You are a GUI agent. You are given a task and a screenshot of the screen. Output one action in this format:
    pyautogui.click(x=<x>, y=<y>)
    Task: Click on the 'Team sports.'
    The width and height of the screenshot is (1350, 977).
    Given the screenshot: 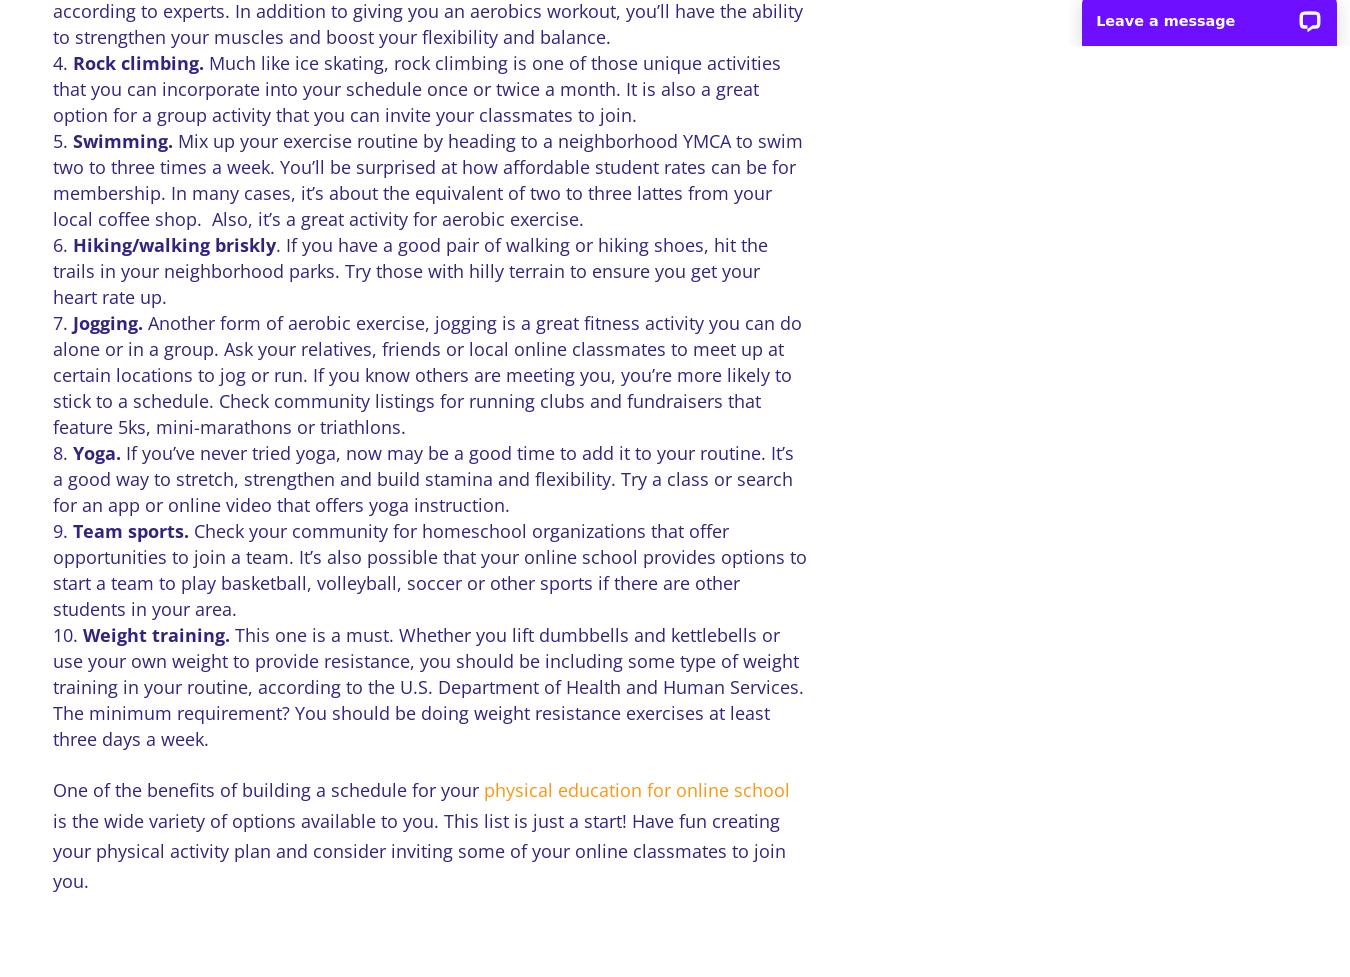 What is the action you would take?
    pyautogui.click(x=132, y=529)
    